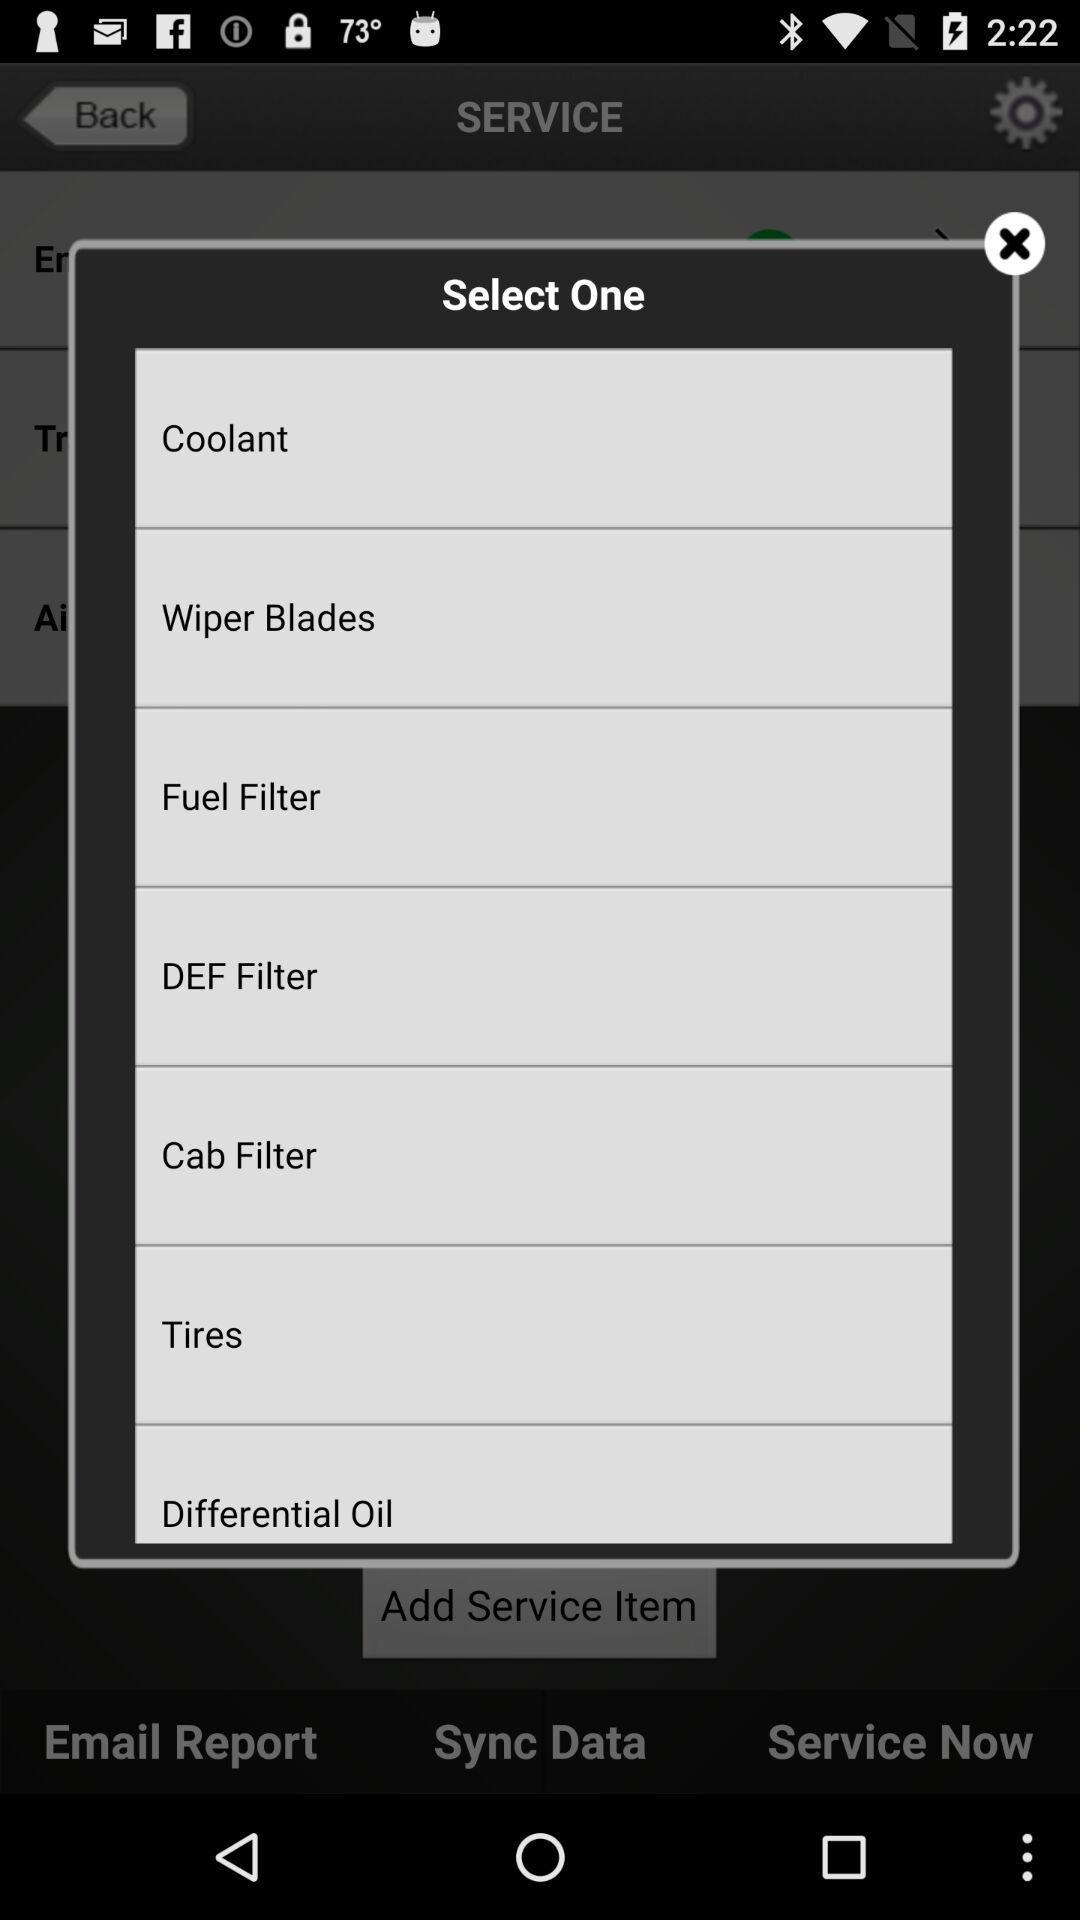  Describe the element at coordinates (1014, 242) in the screenshot. I see `the item to the right of the select one` at that location.